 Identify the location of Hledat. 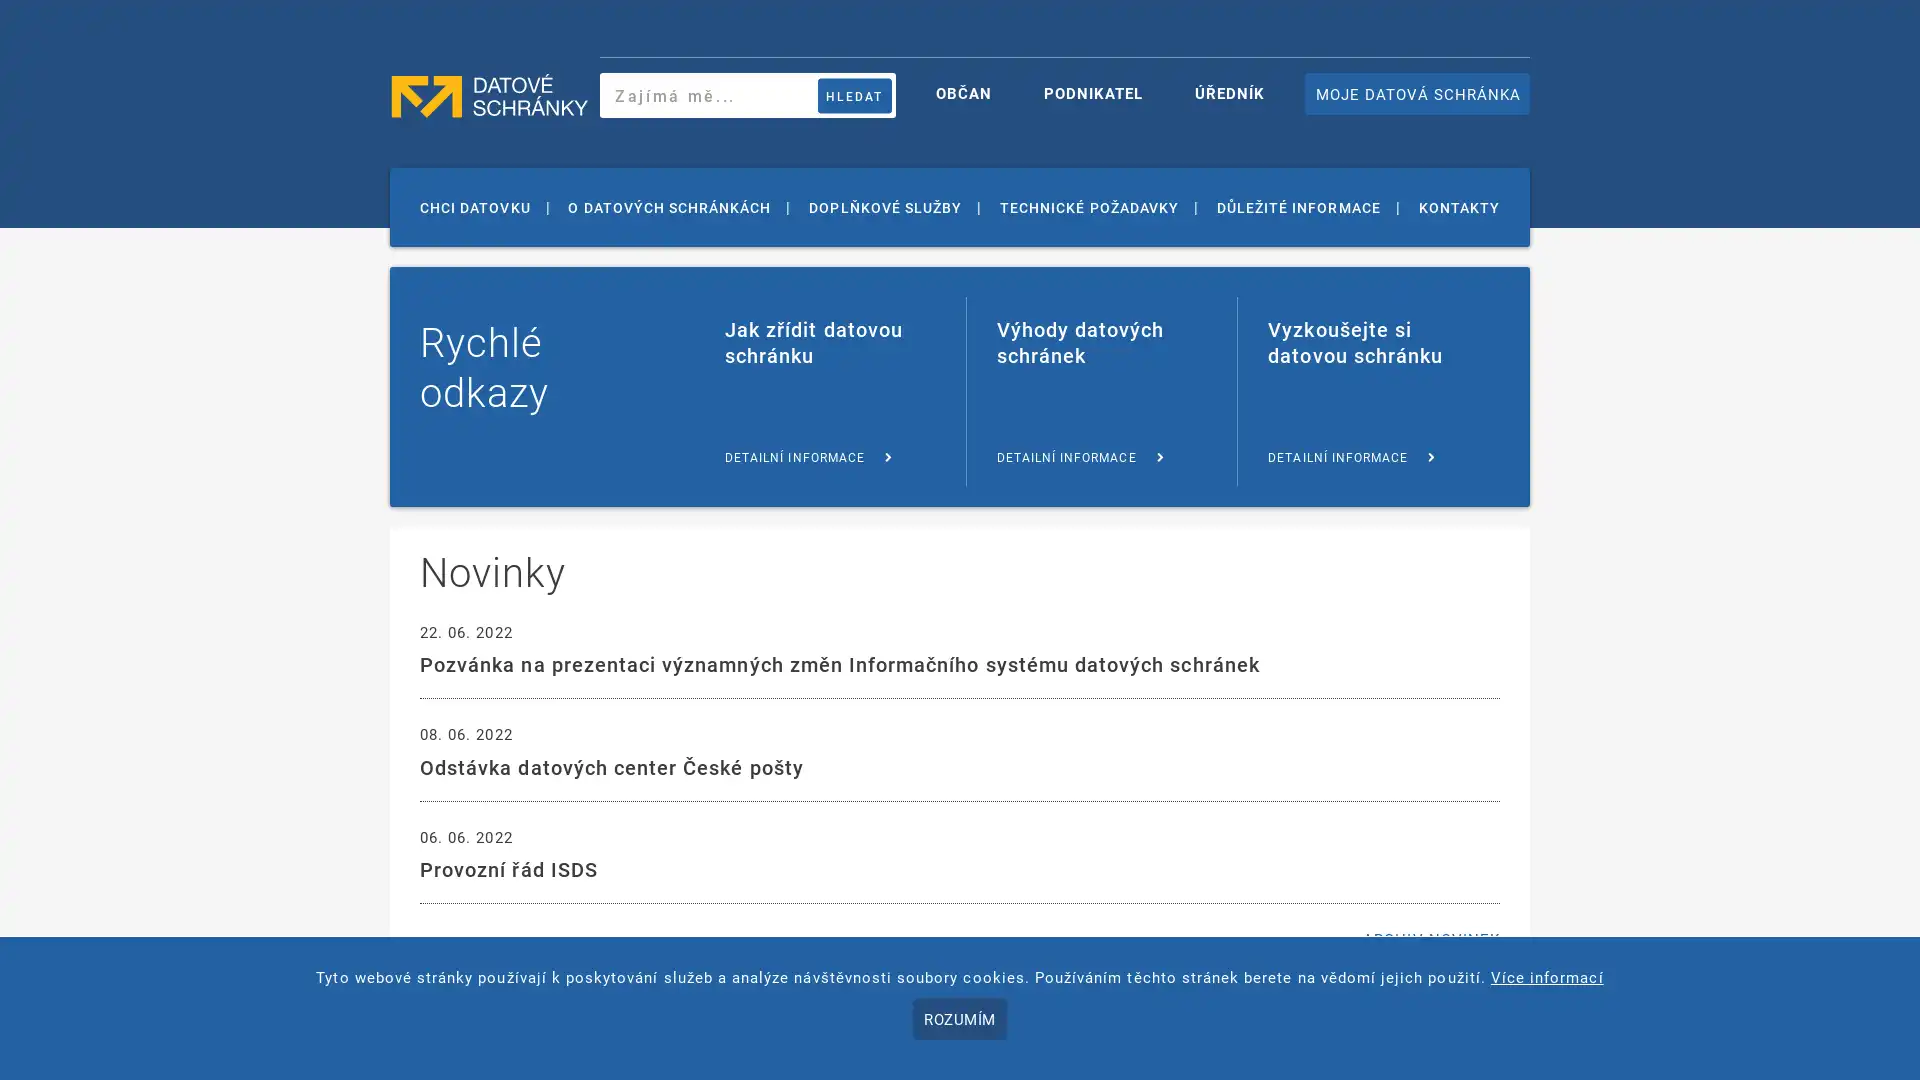
(854, 95).